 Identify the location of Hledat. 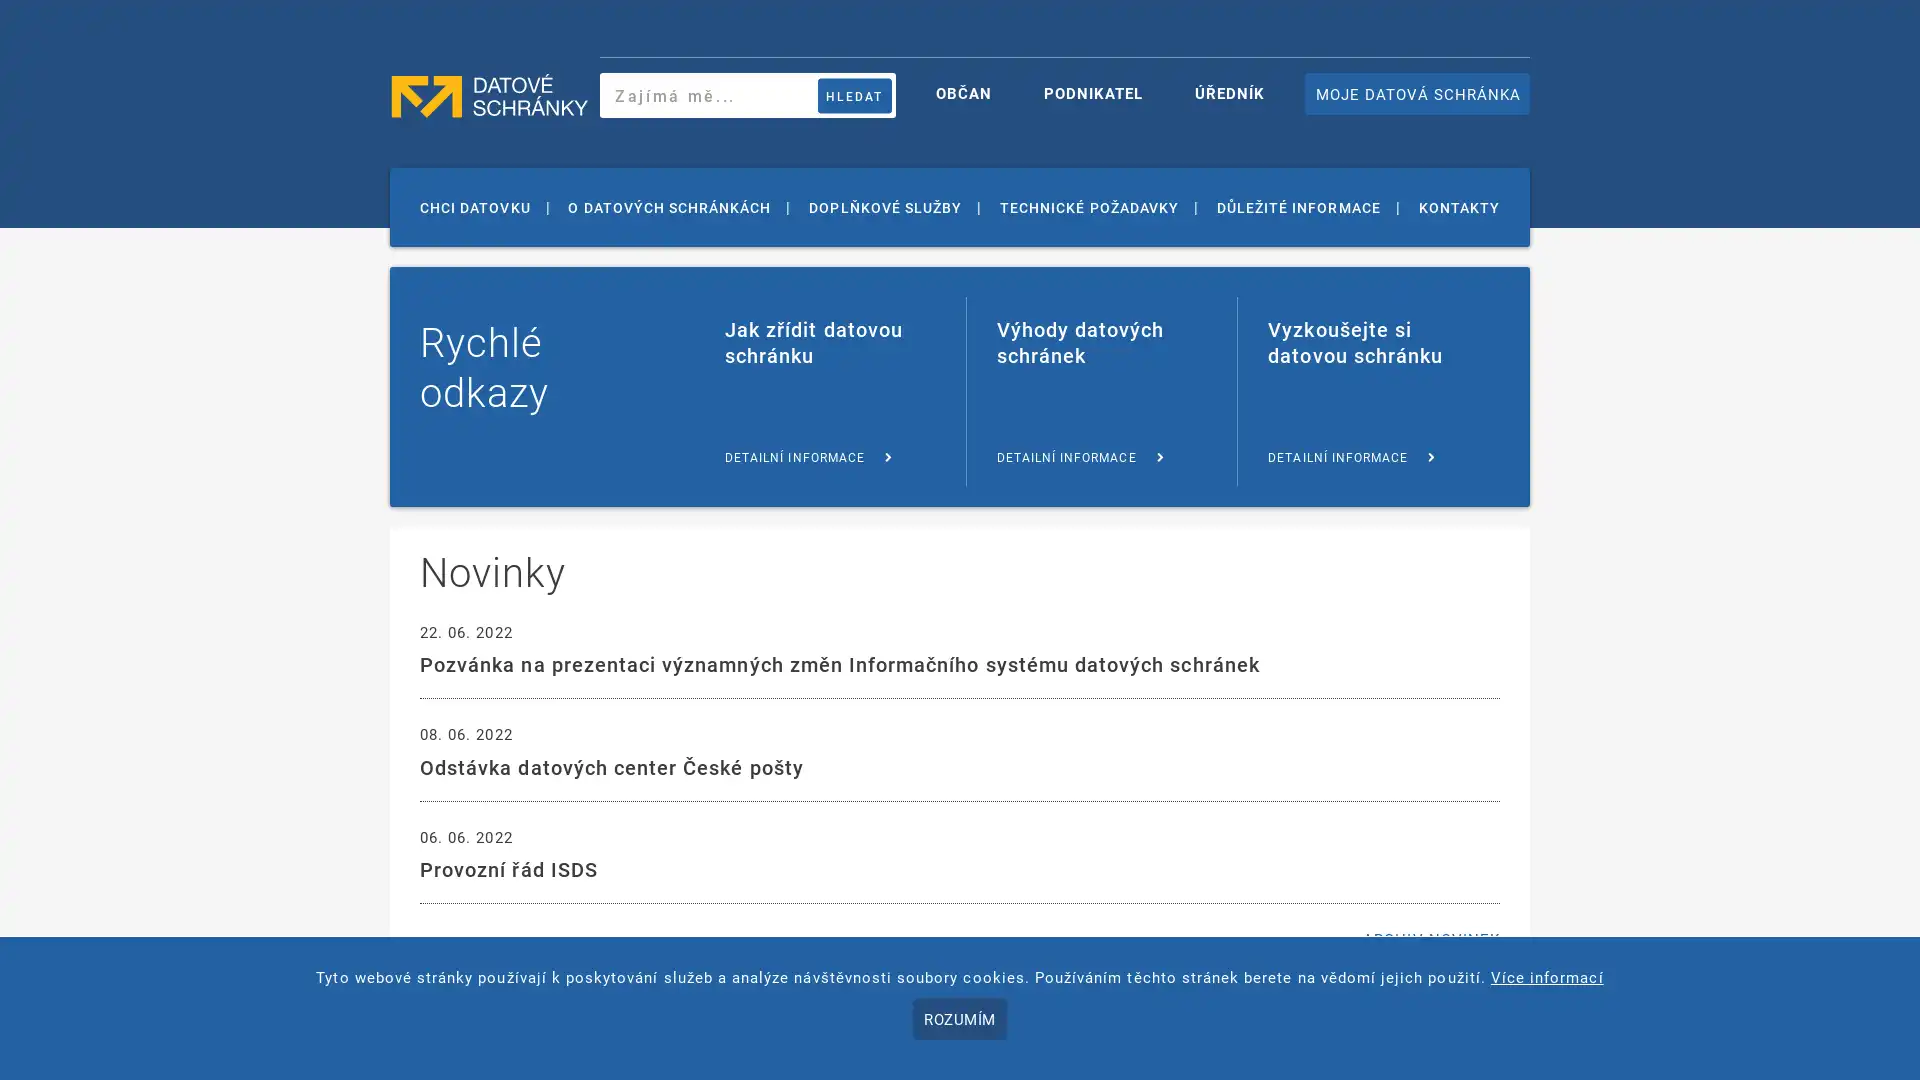
(854, 95).